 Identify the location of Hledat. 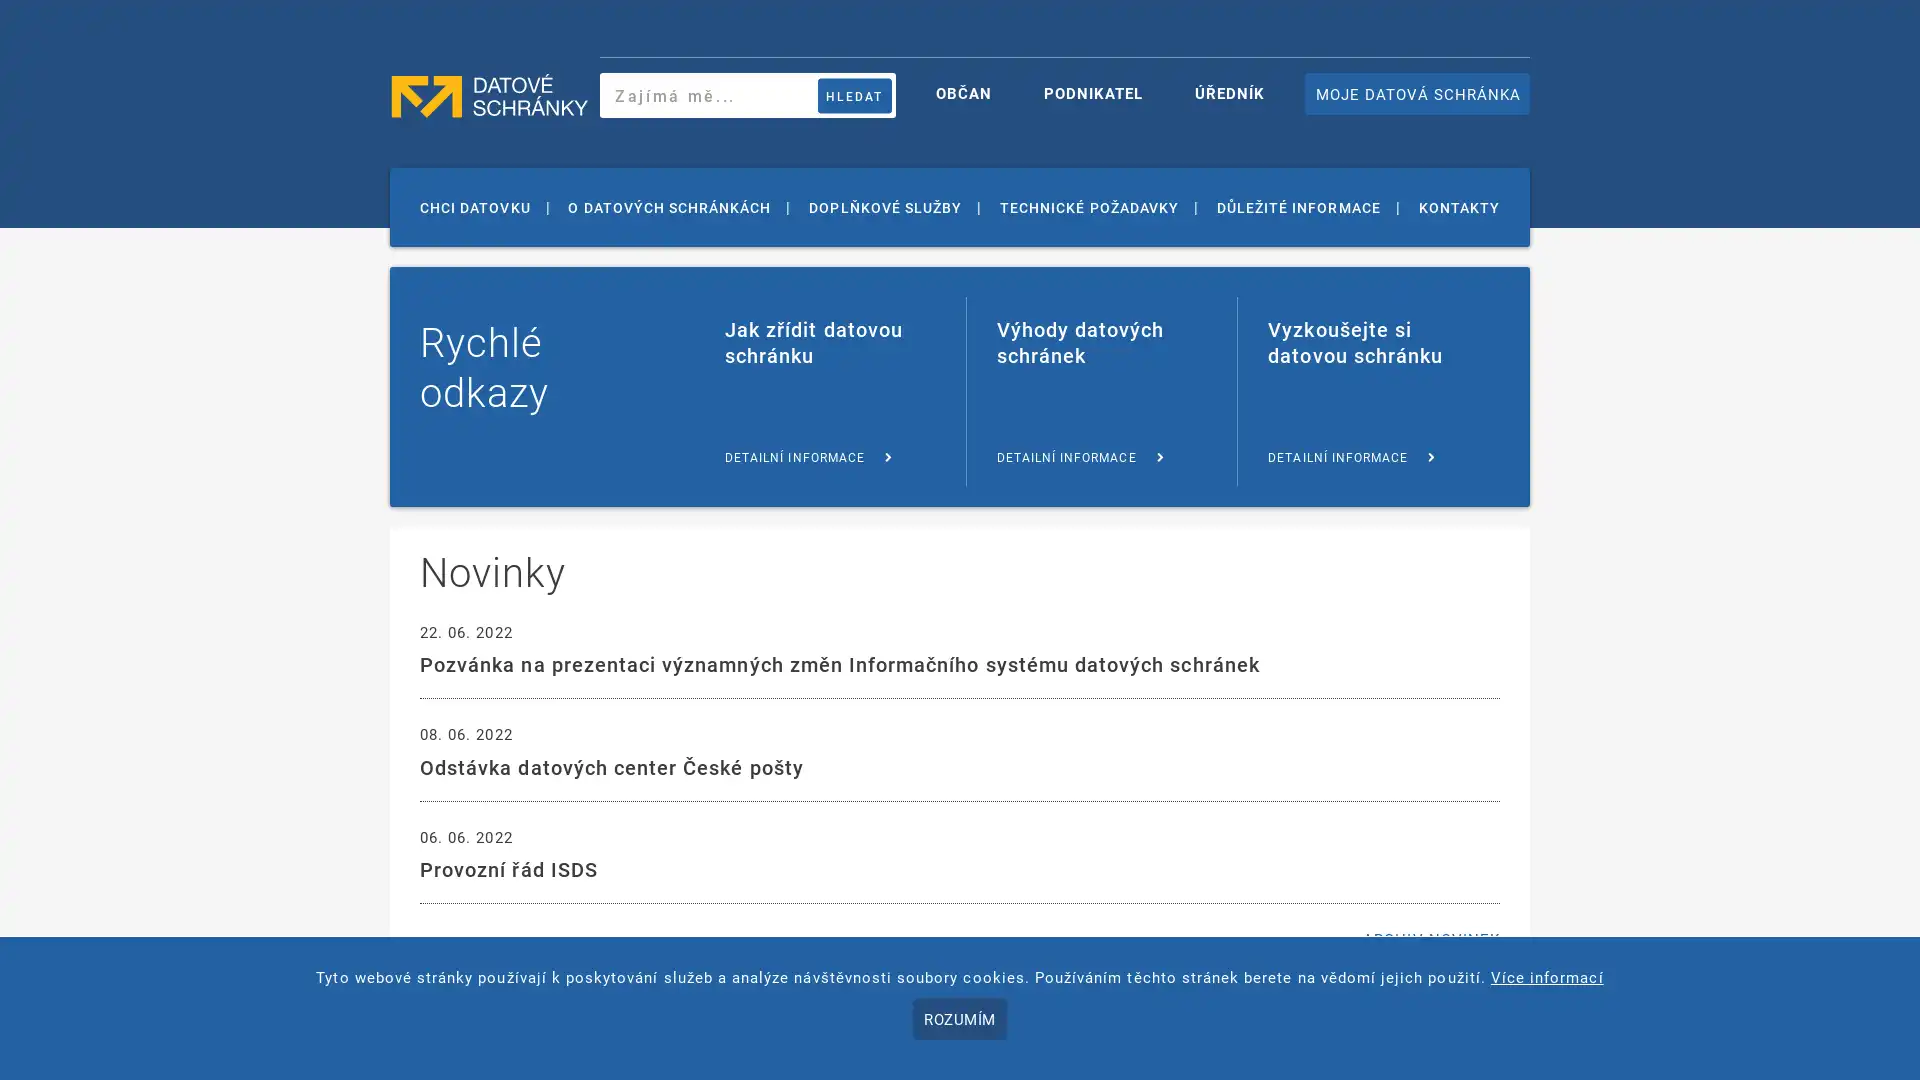
(854, 95).